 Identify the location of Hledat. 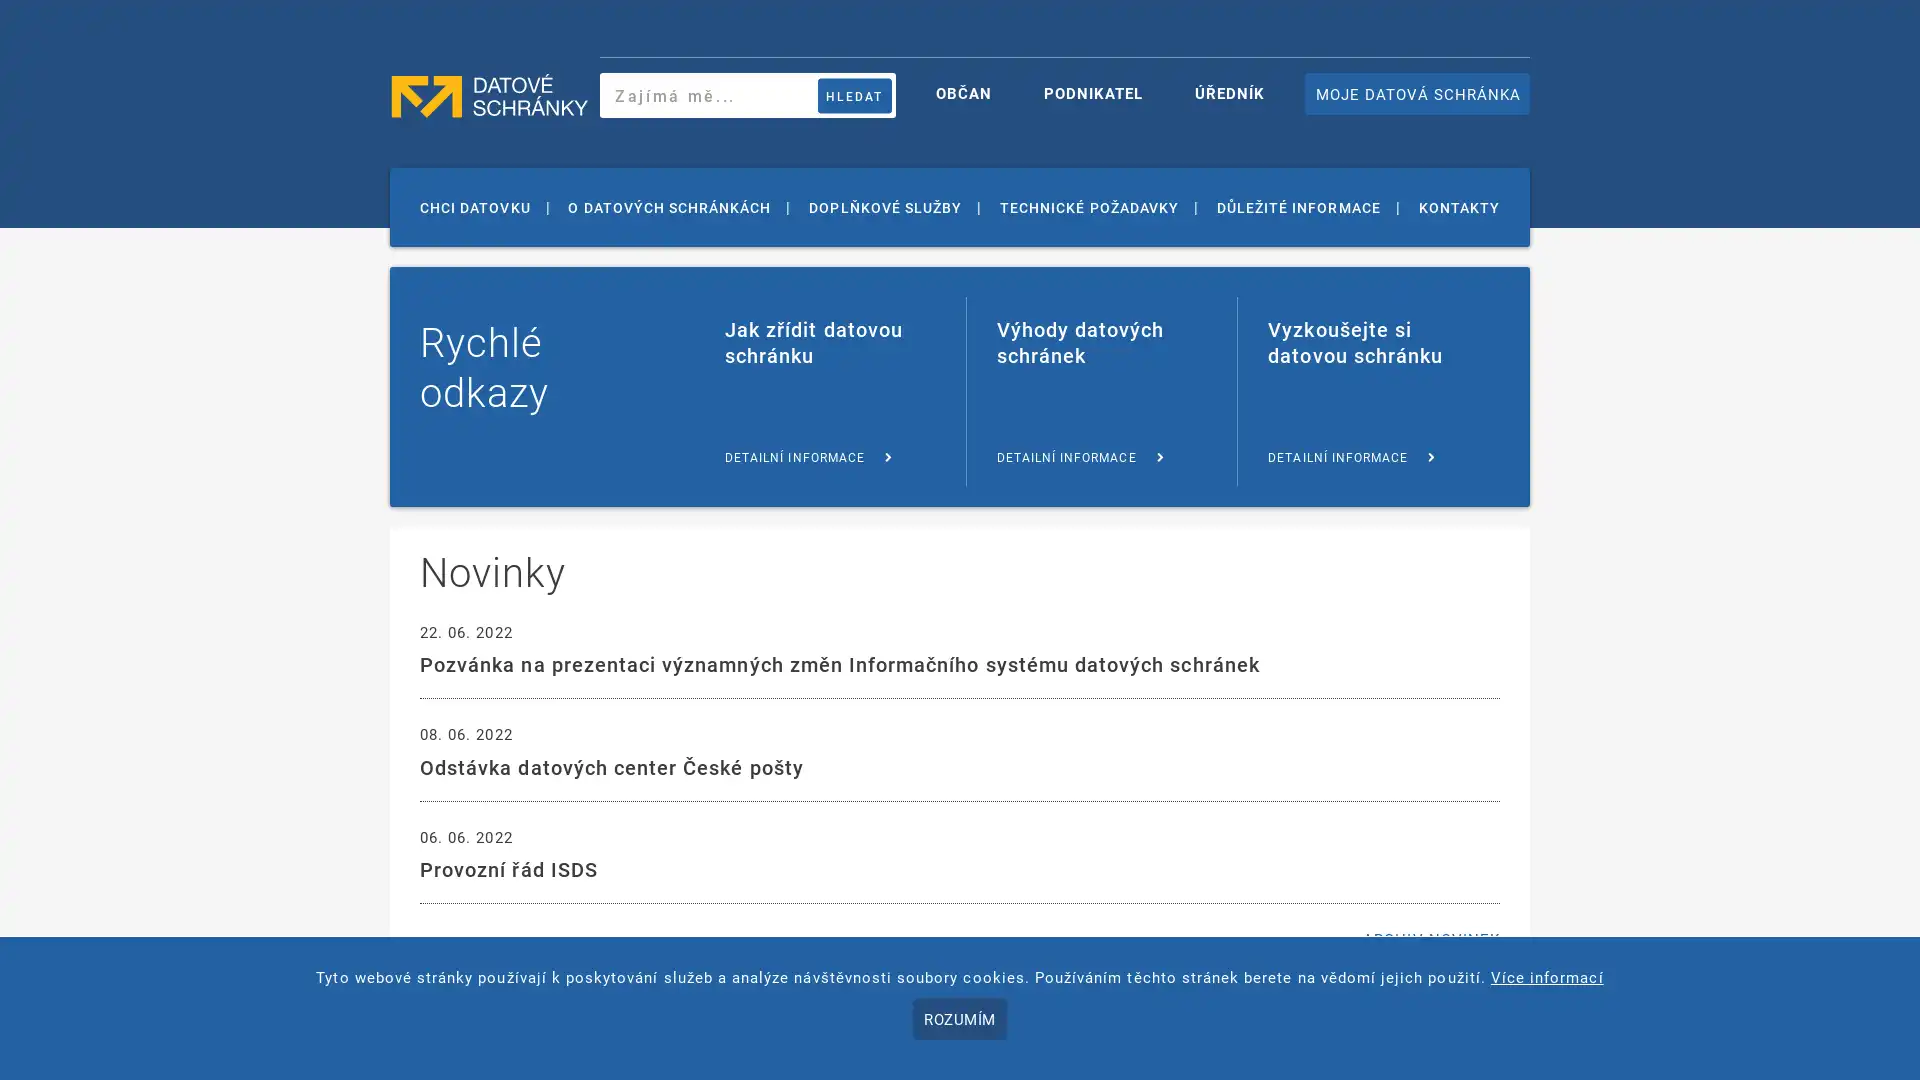
(854, 95).